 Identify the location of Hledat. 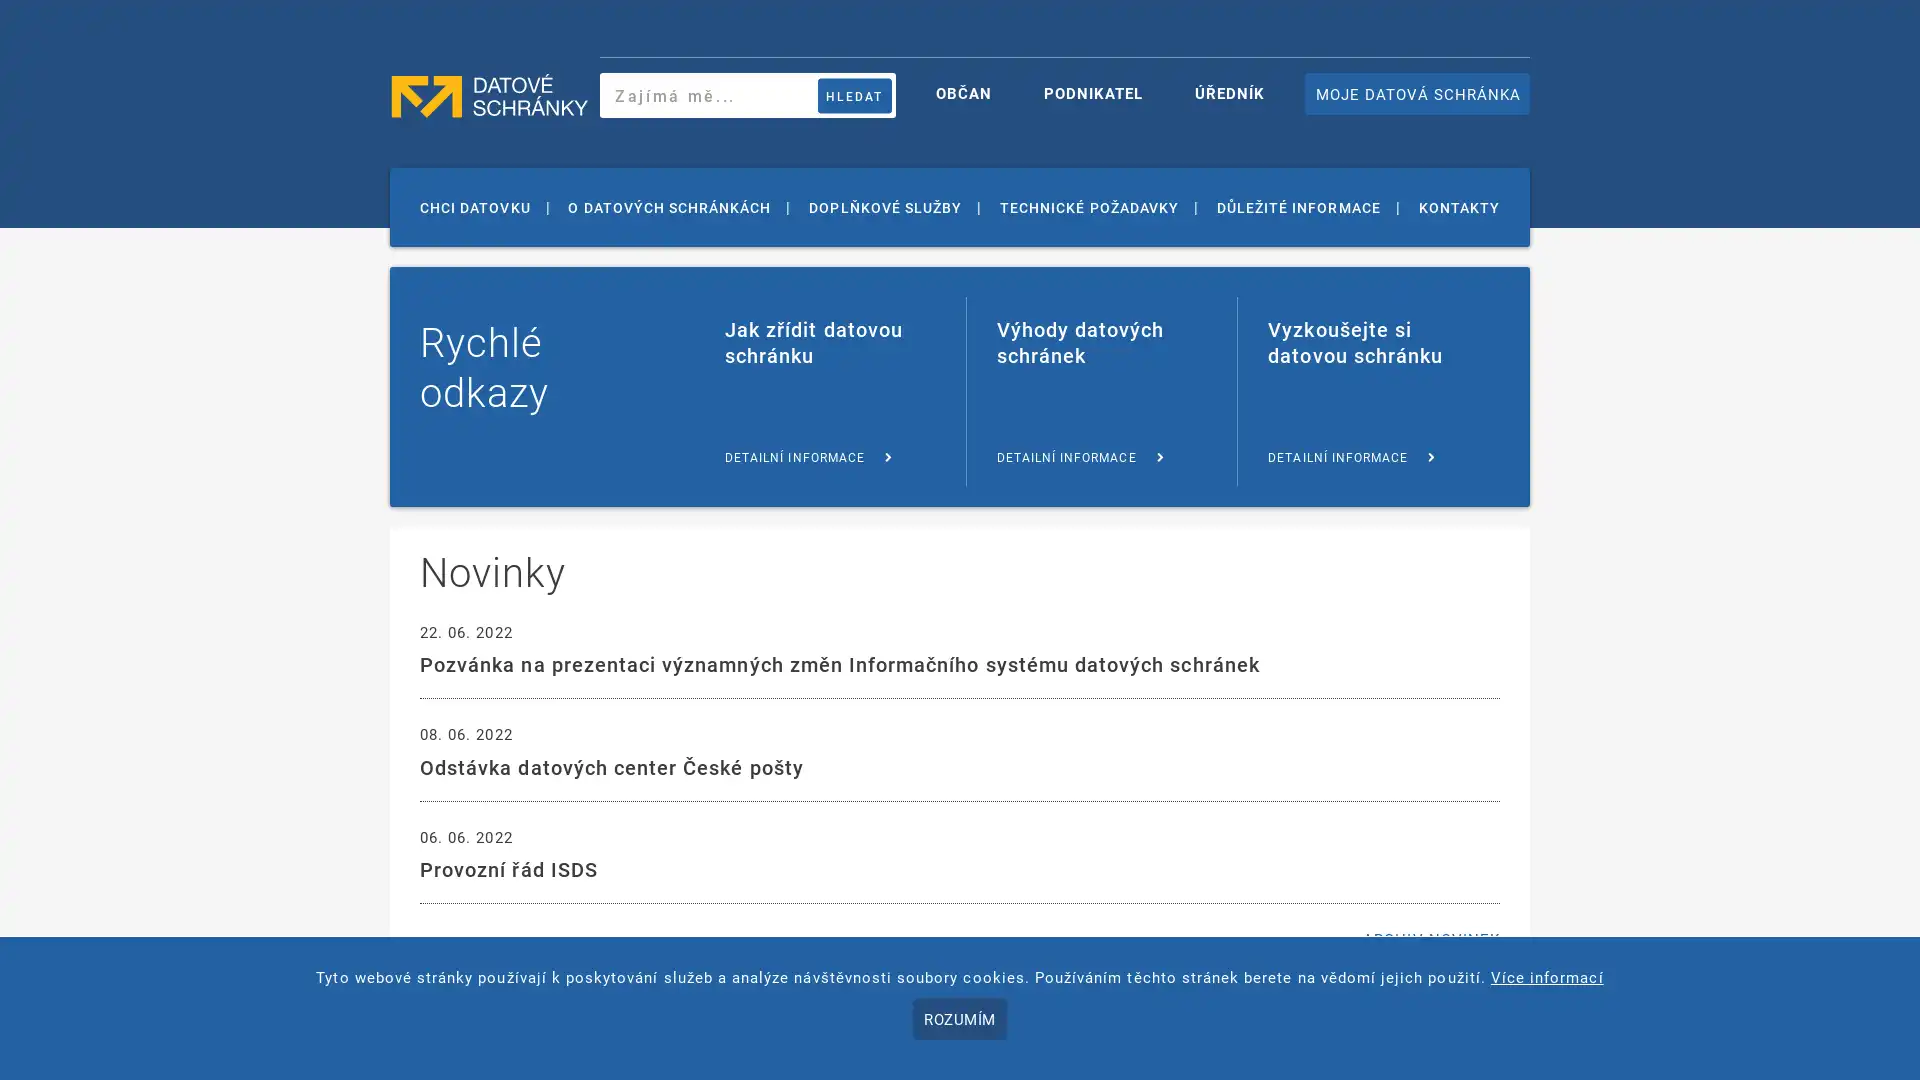
(854, 95).